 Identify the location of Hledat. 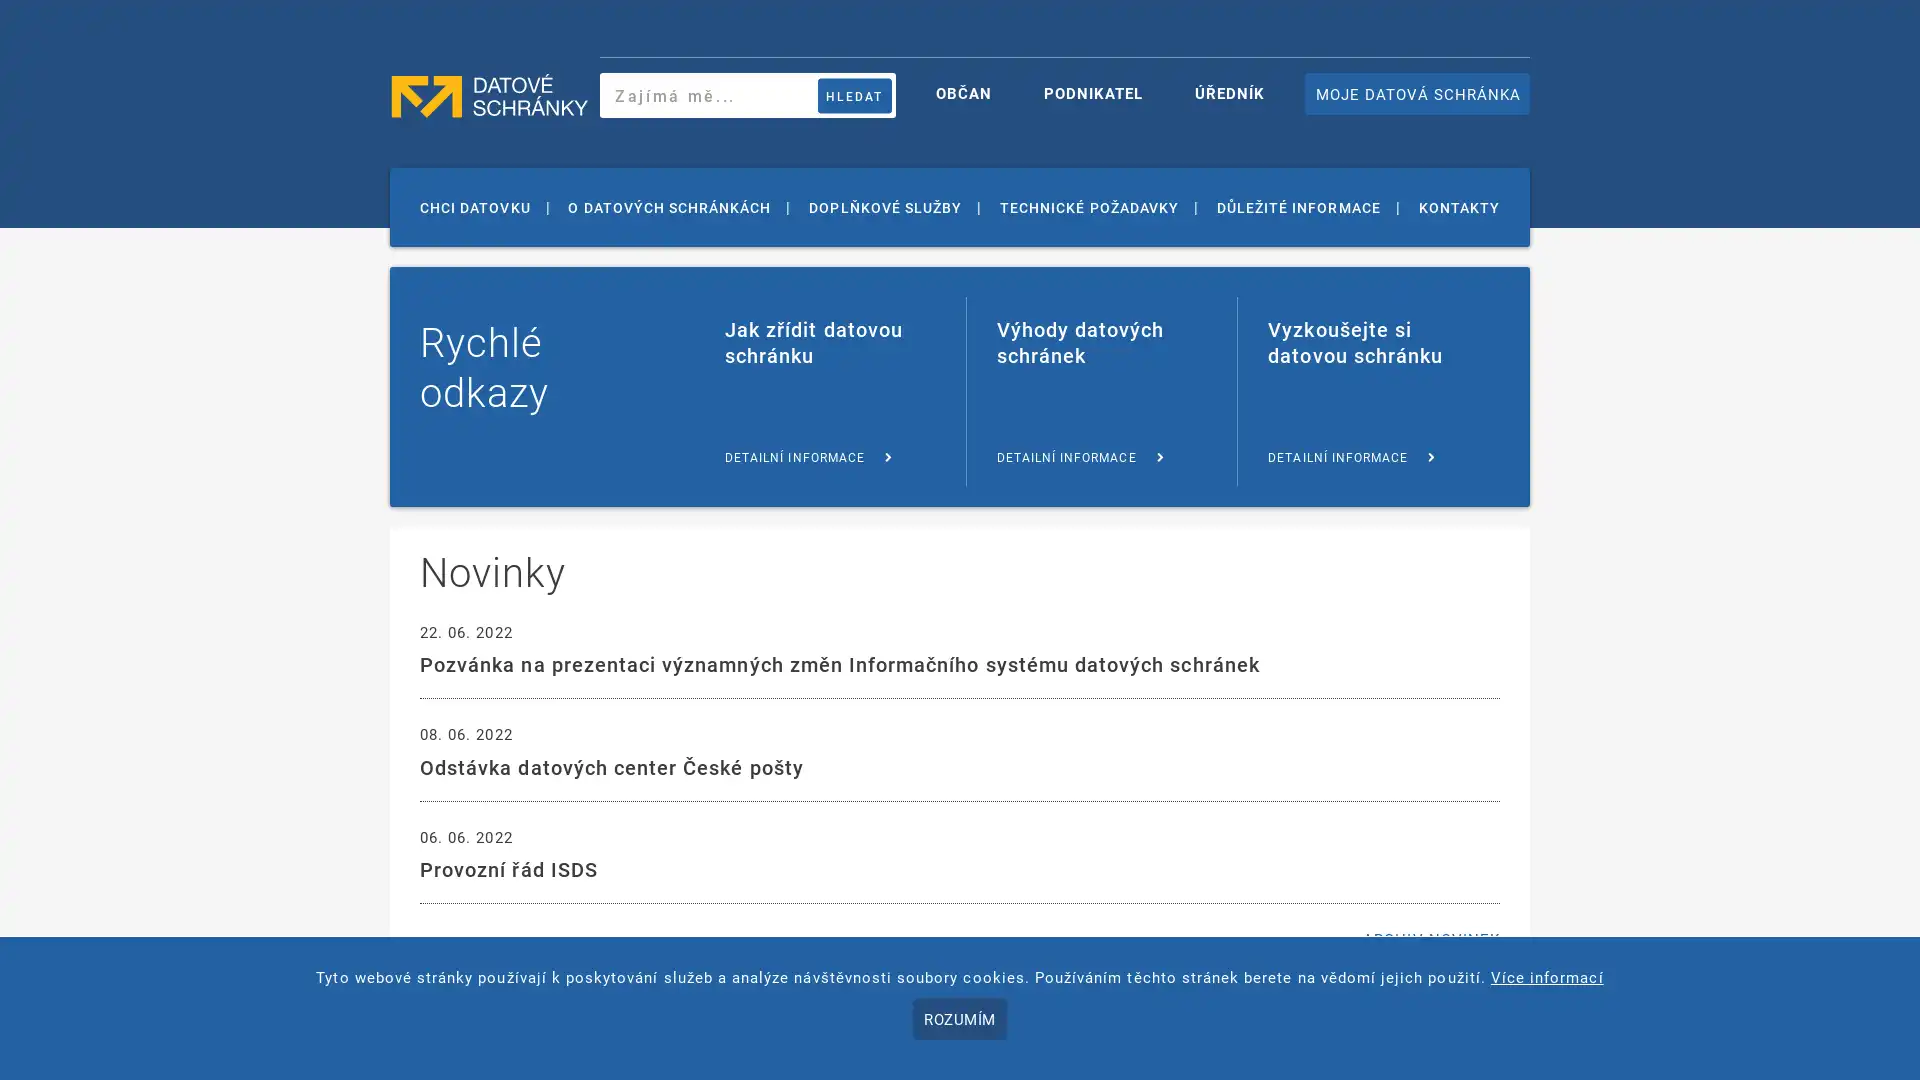
(854, 95).